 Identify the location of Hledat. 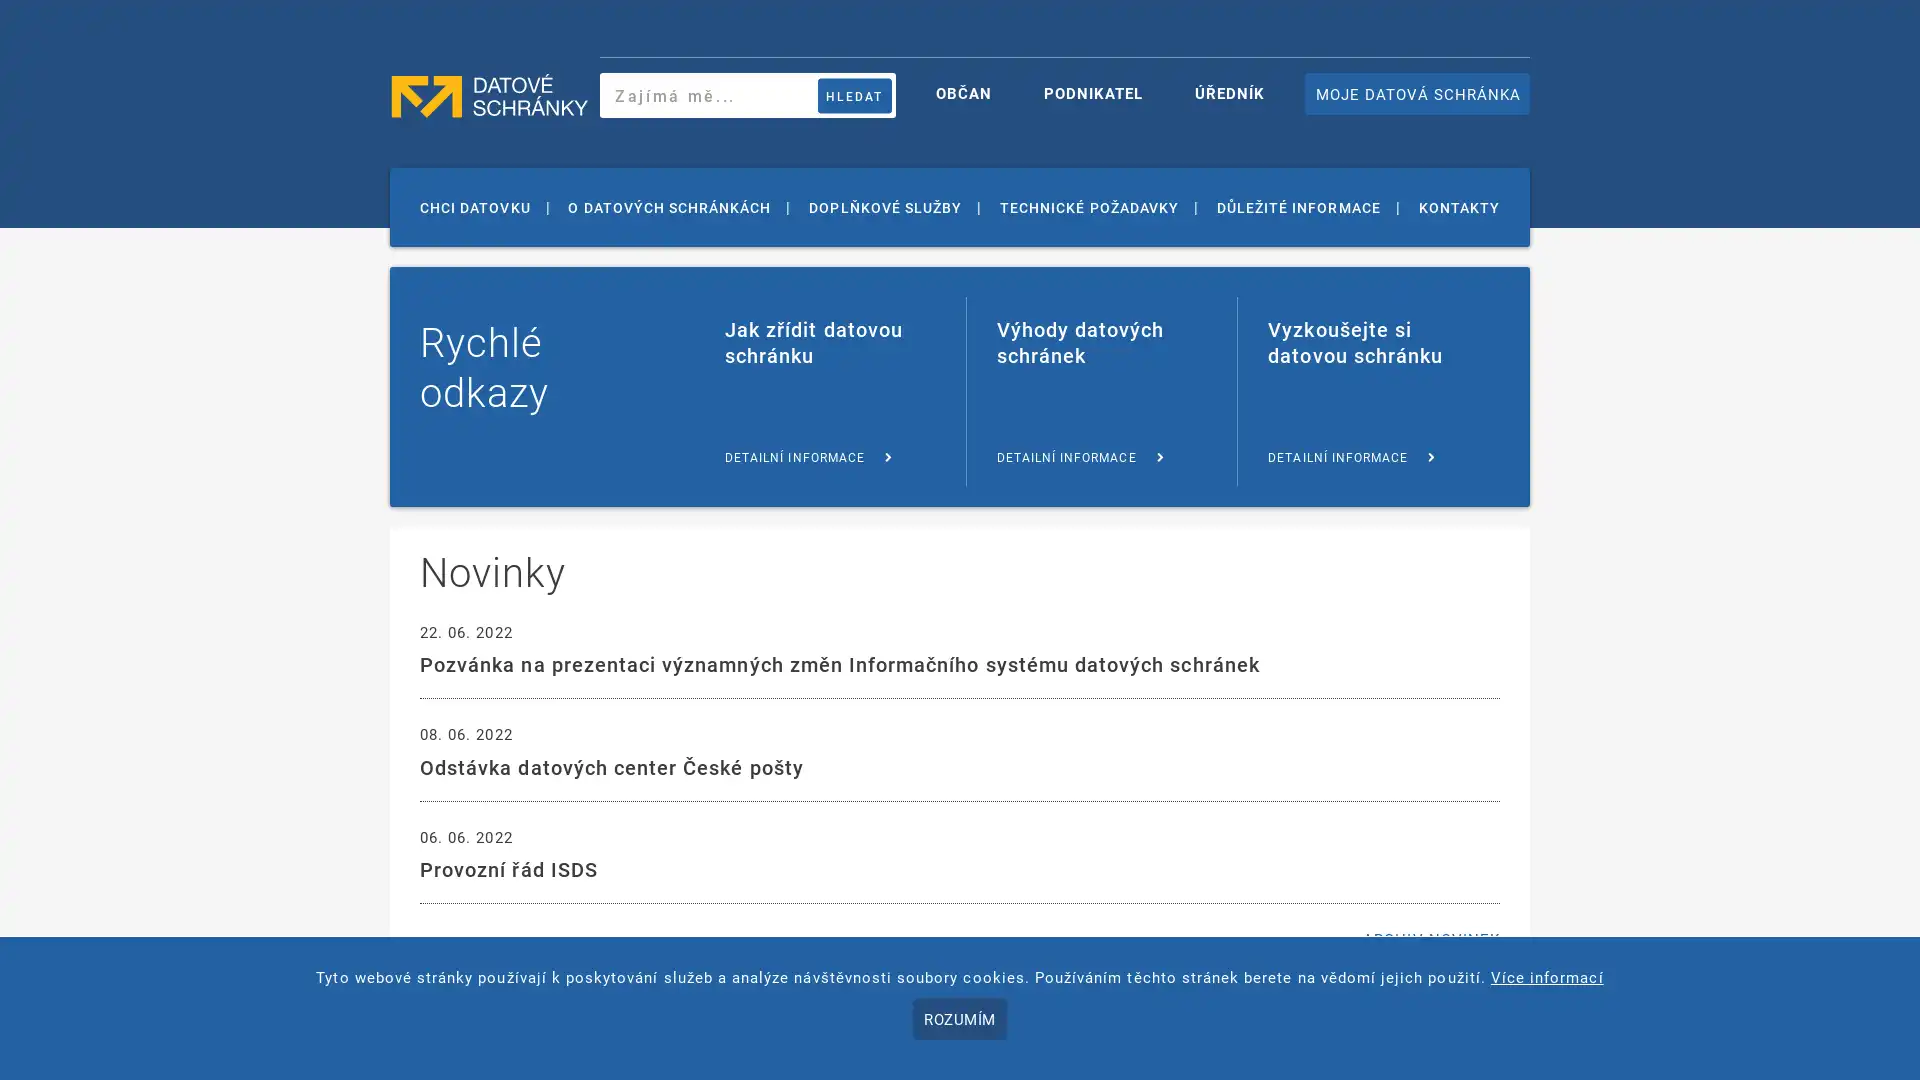
(854, 95).